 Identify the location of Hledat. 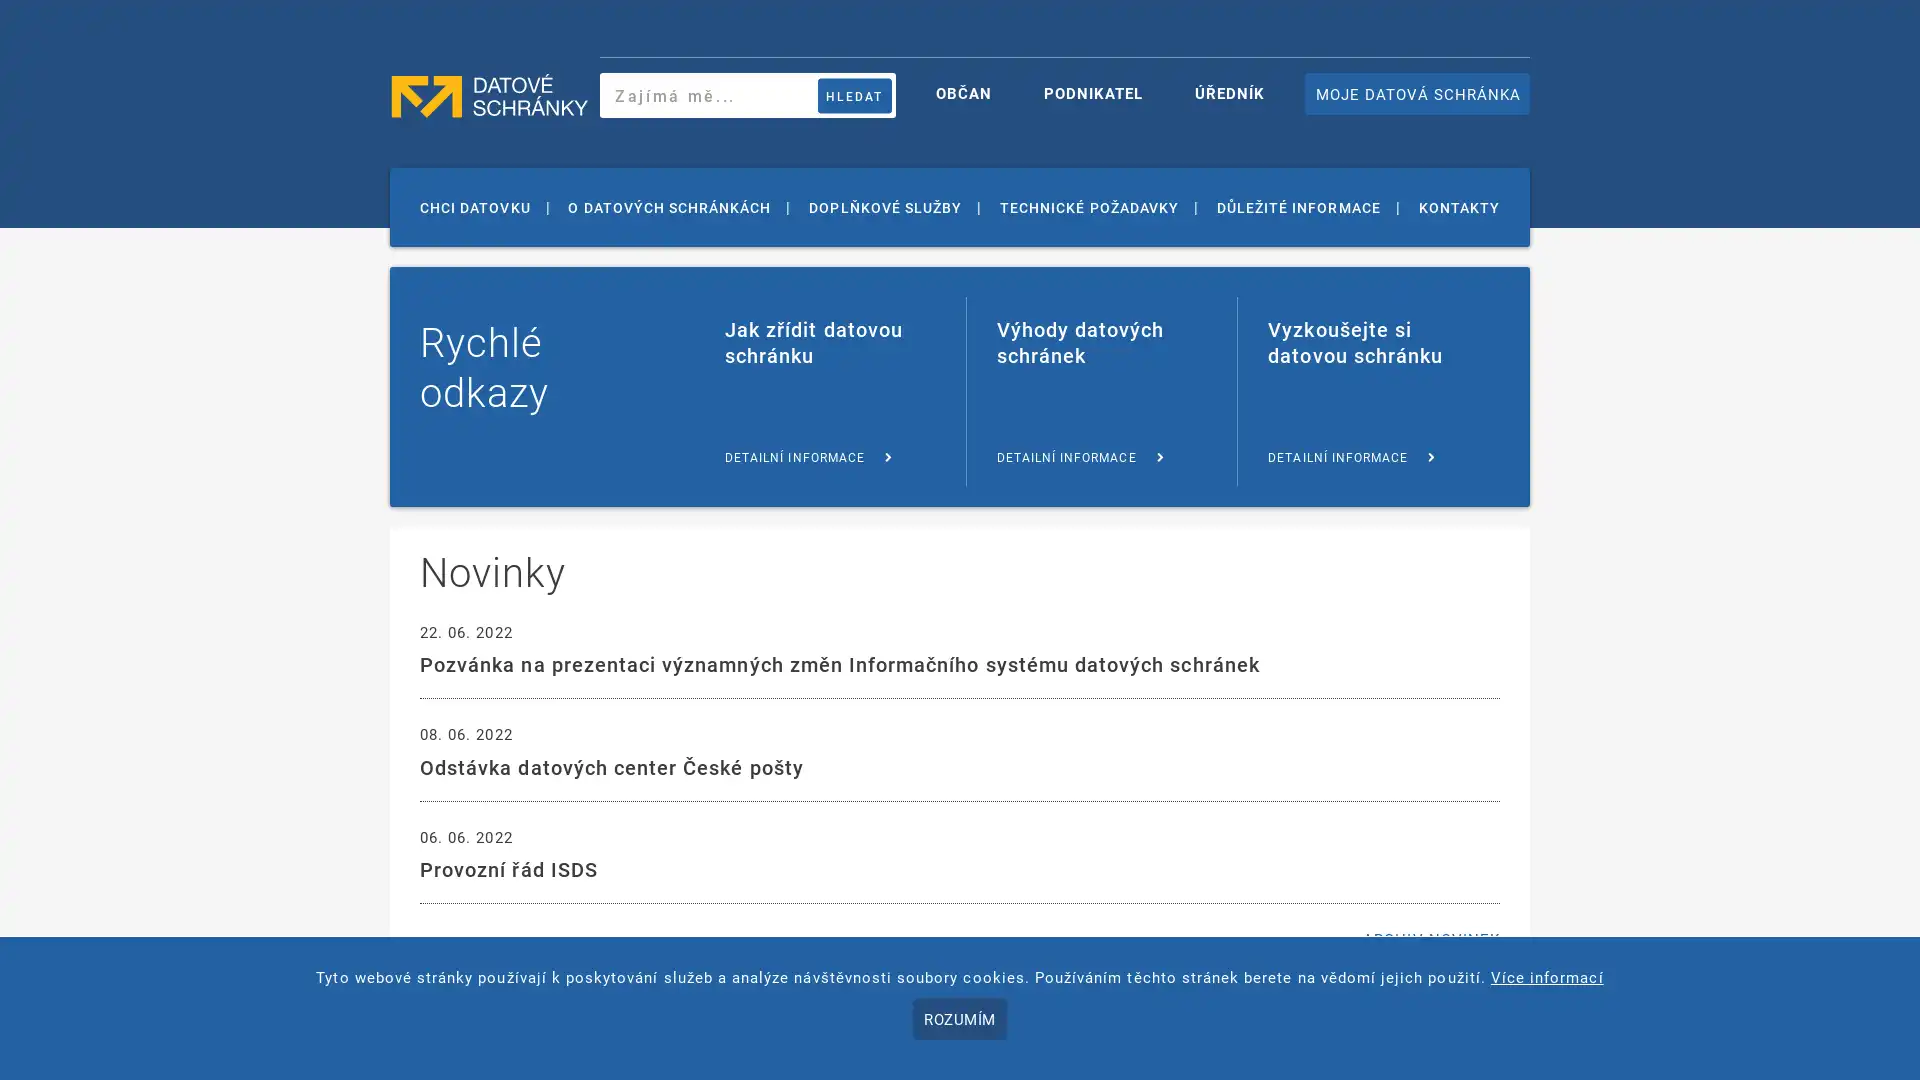
(854, 95).